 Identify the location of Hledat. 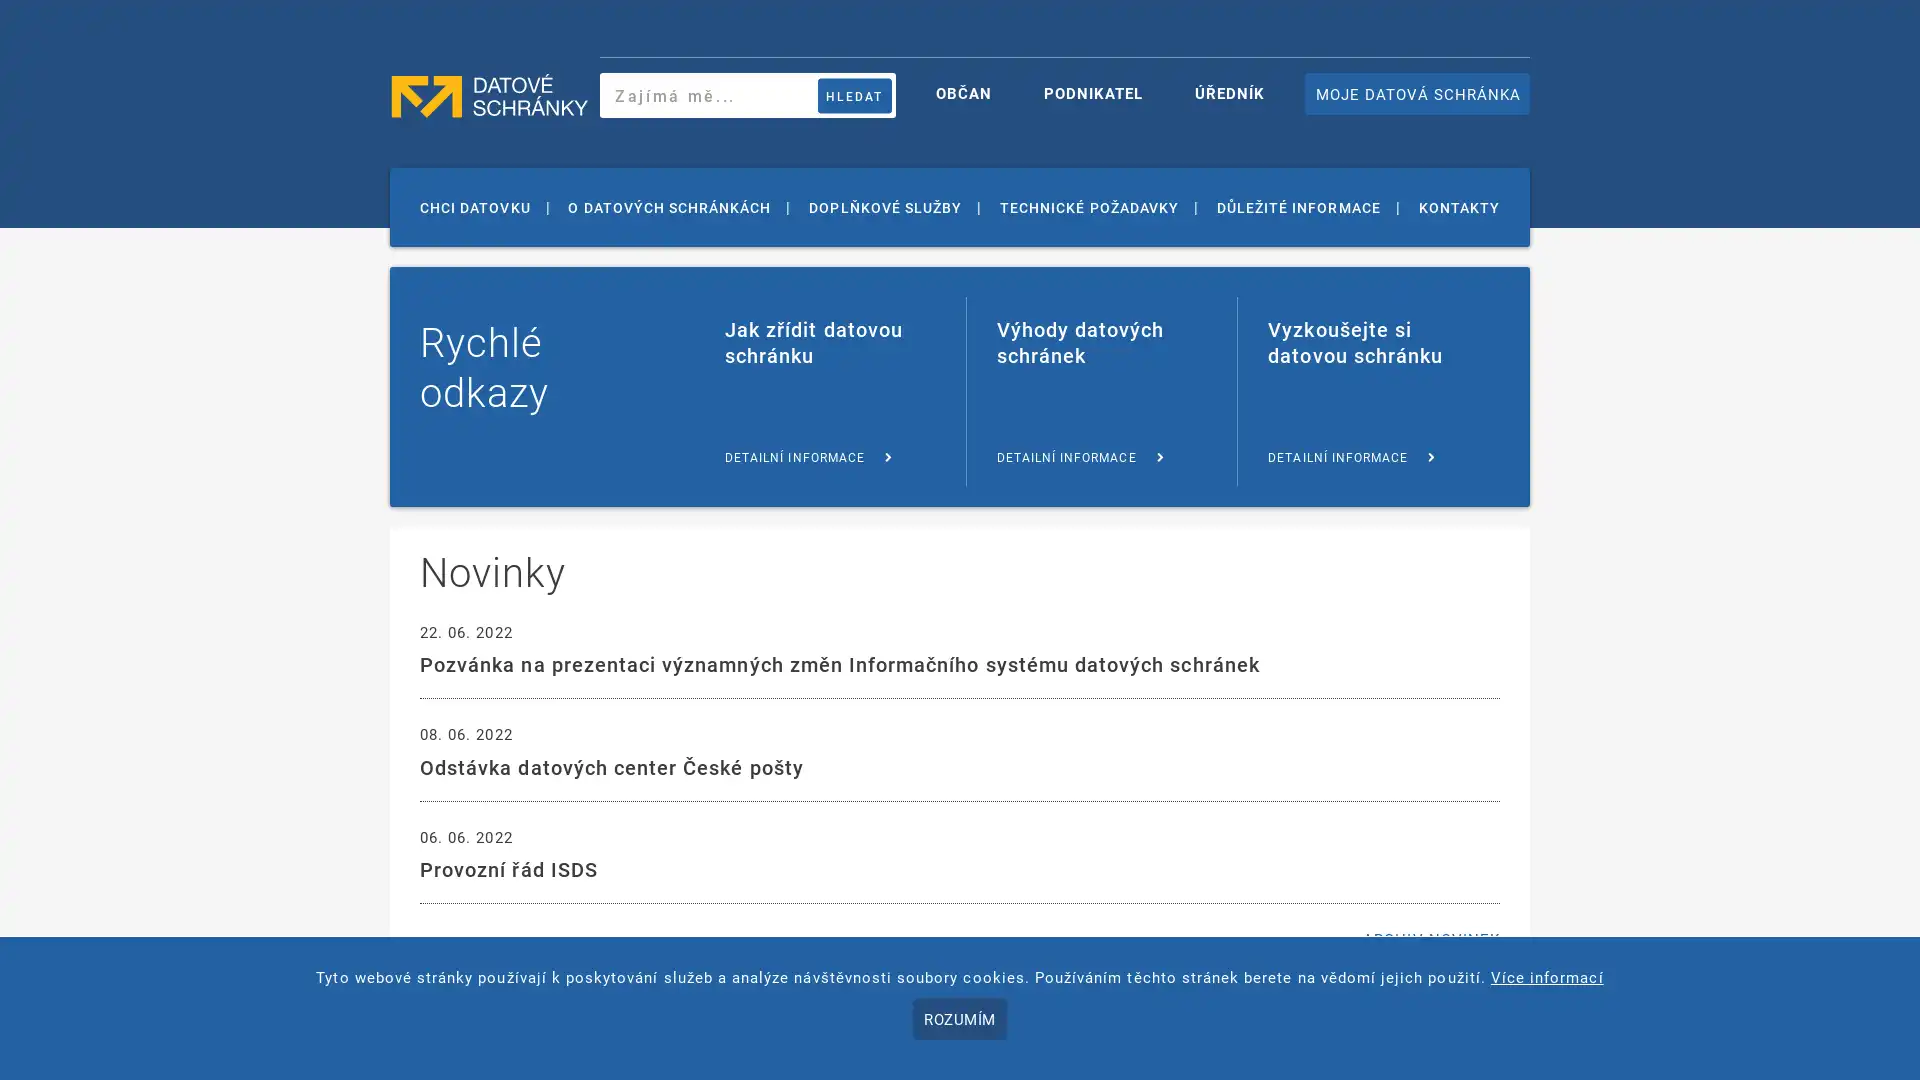
(854, 95).